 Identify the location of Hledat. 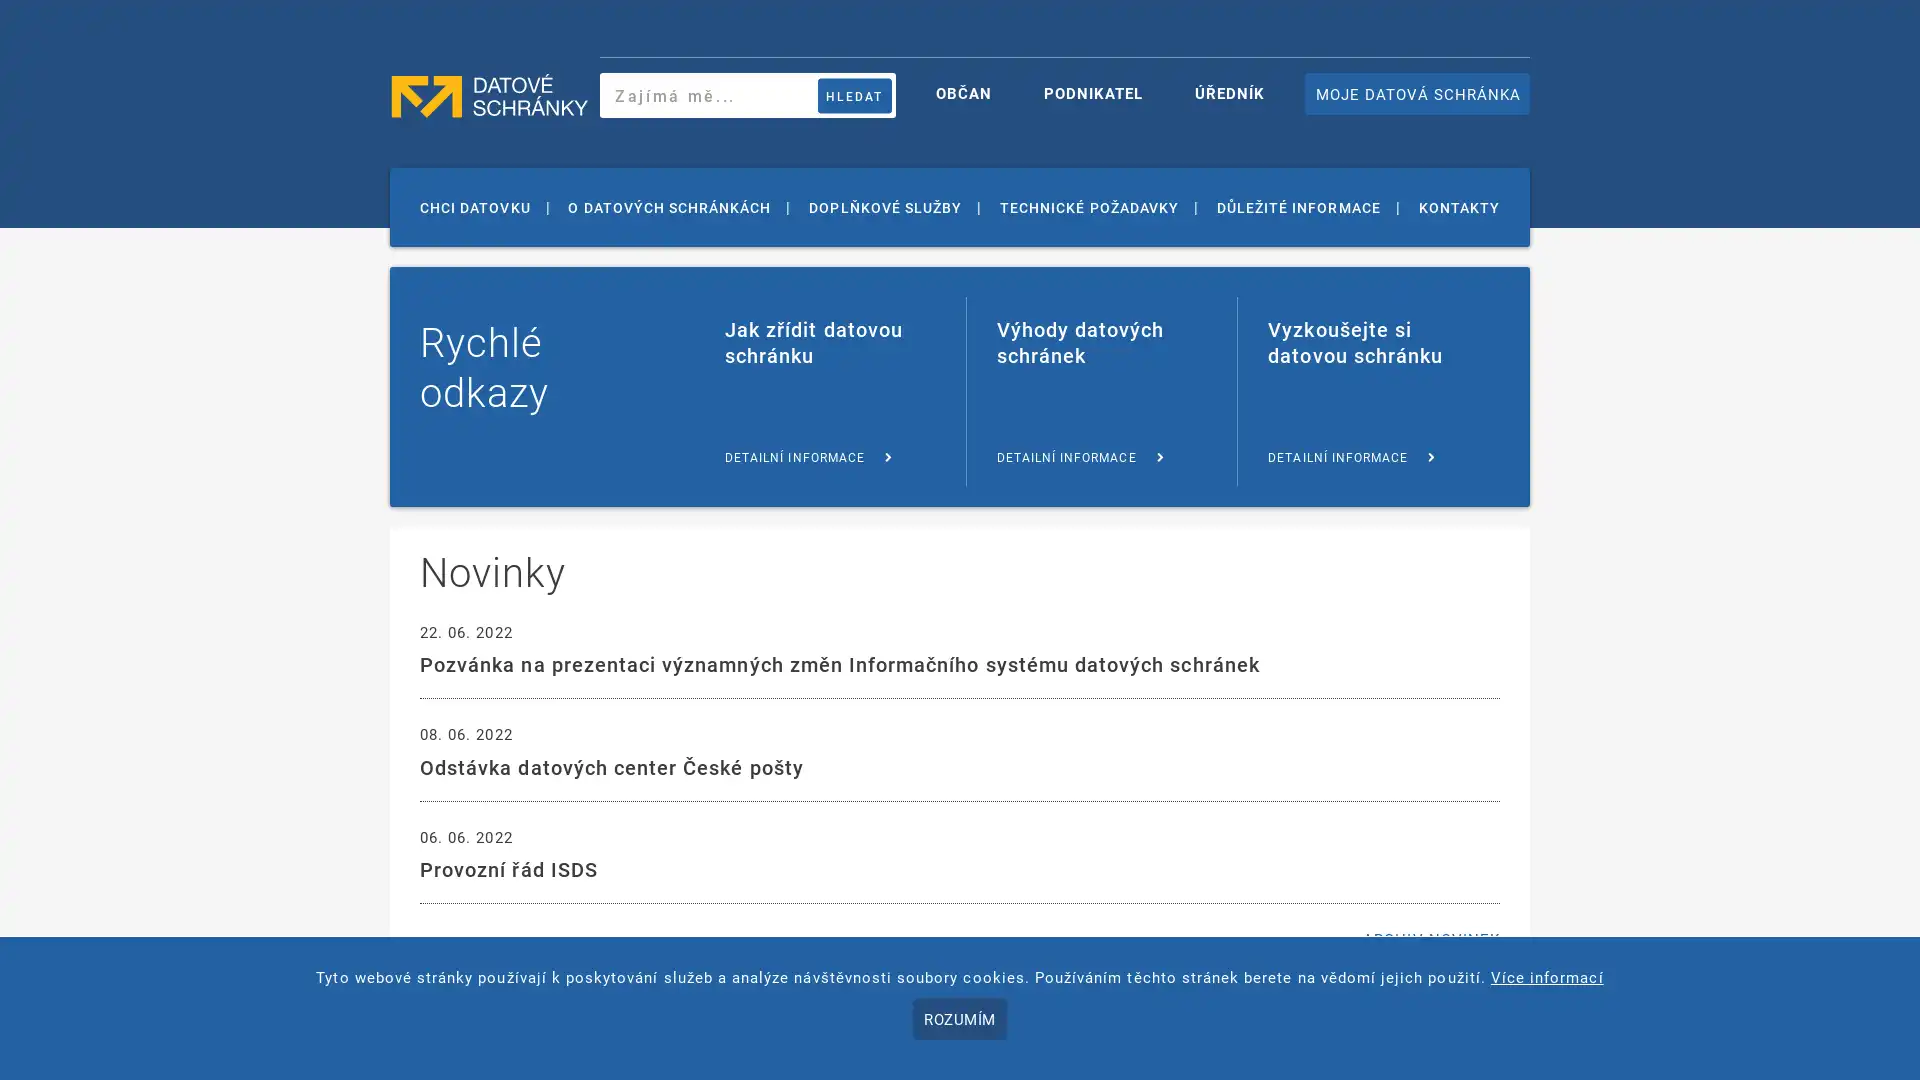
(854, 95).